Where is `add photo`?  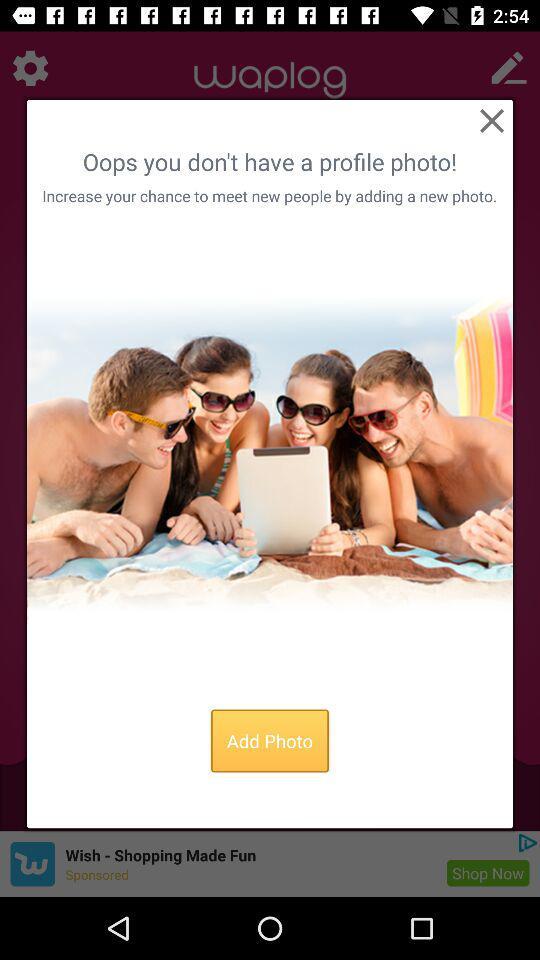
add photo is located at coordinates (270, 740).